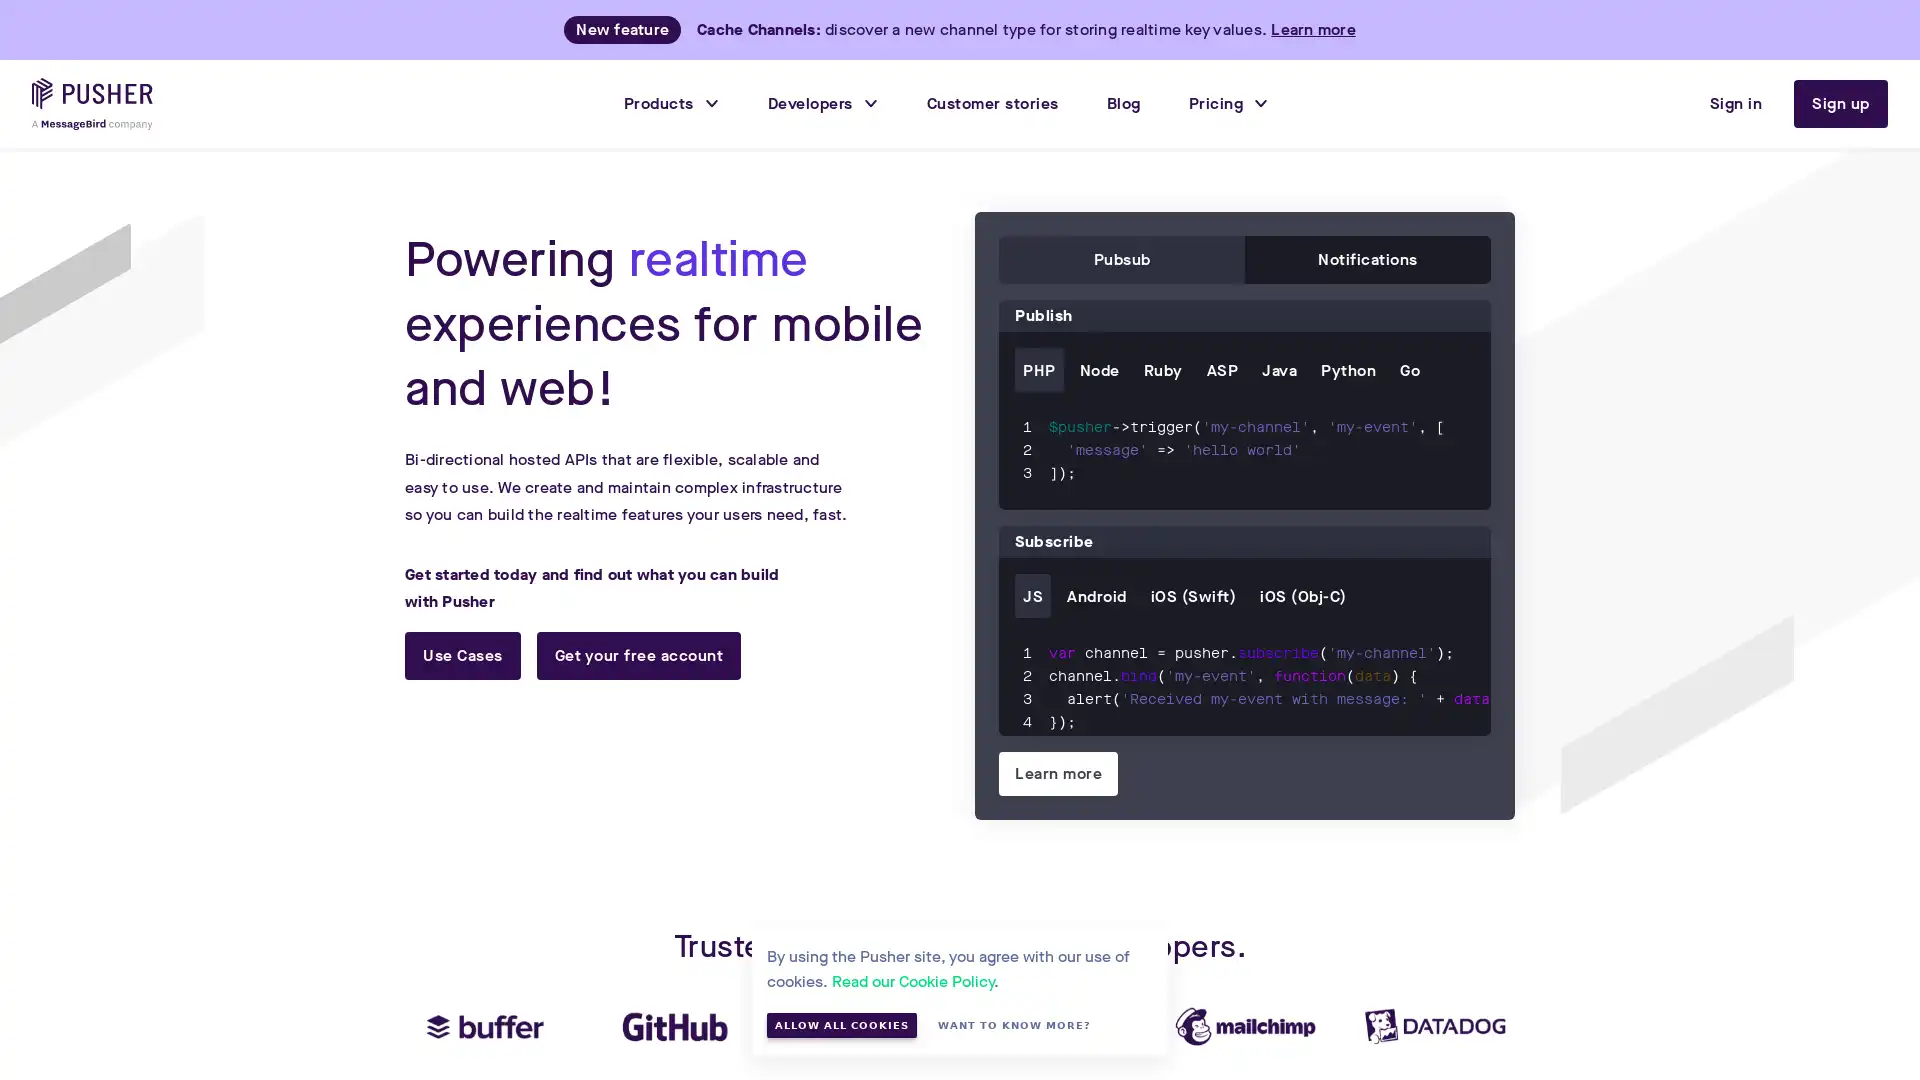  What do you see at coordinates (1057, 773) in the screenshot?
I see `Learn more` at bounding box center [1057, 773].